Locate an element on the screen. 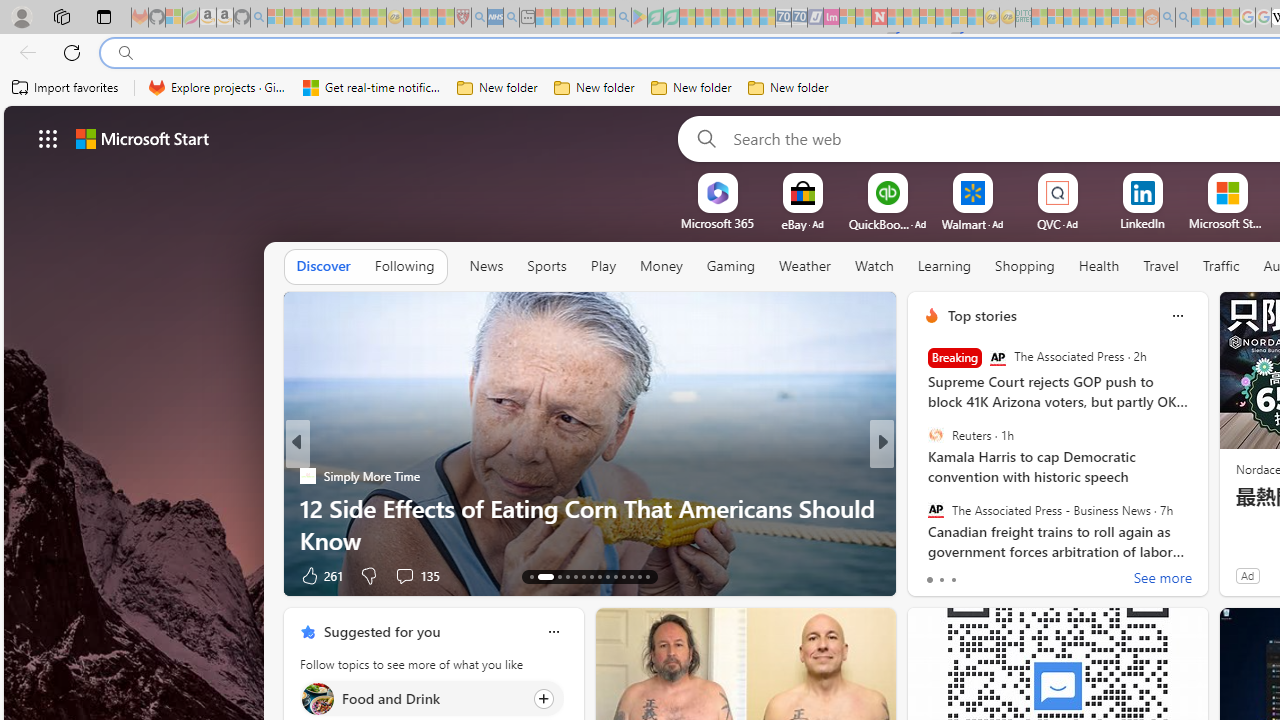 The width and height of the screenshot is (1280, 720). '69 Like' is located at coordinates (933, 575).